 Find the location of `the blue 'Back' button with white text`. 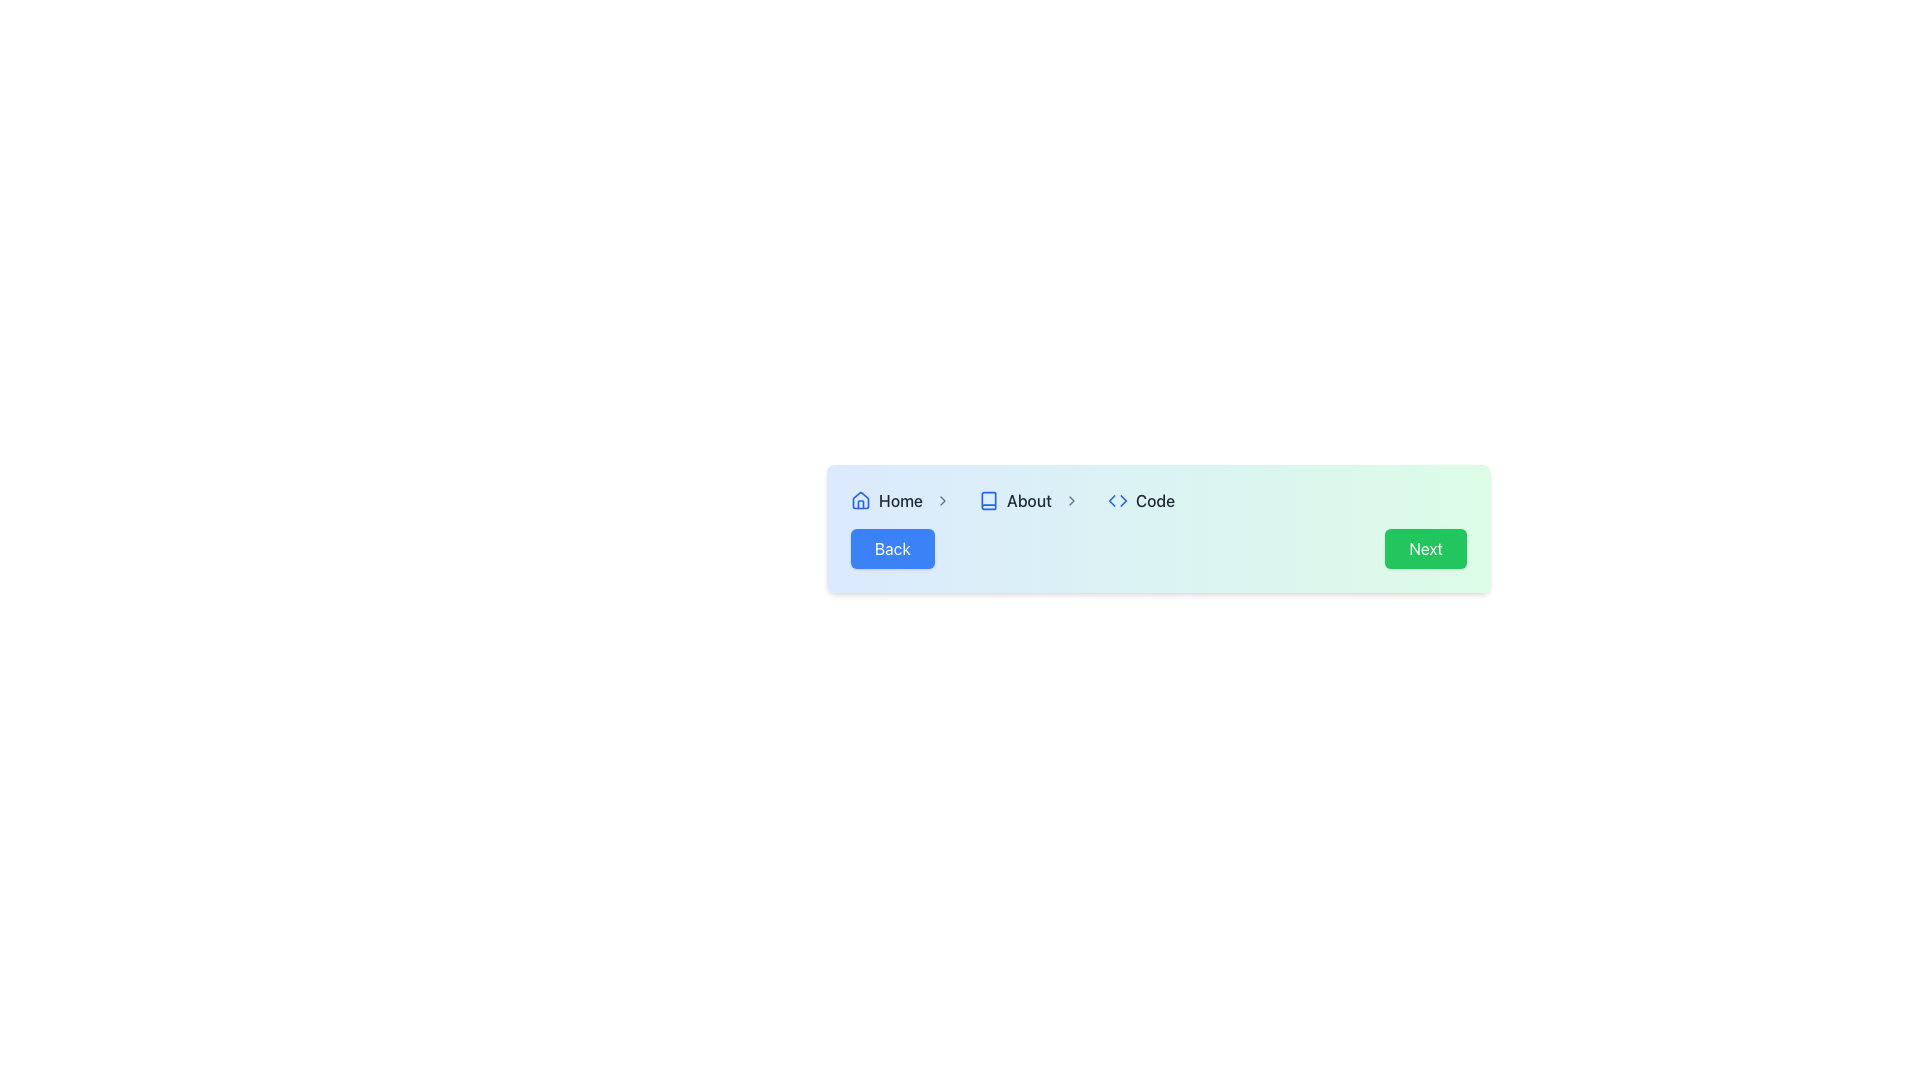

the blue 'Back' button with white text is located at coordinates (891, 548).